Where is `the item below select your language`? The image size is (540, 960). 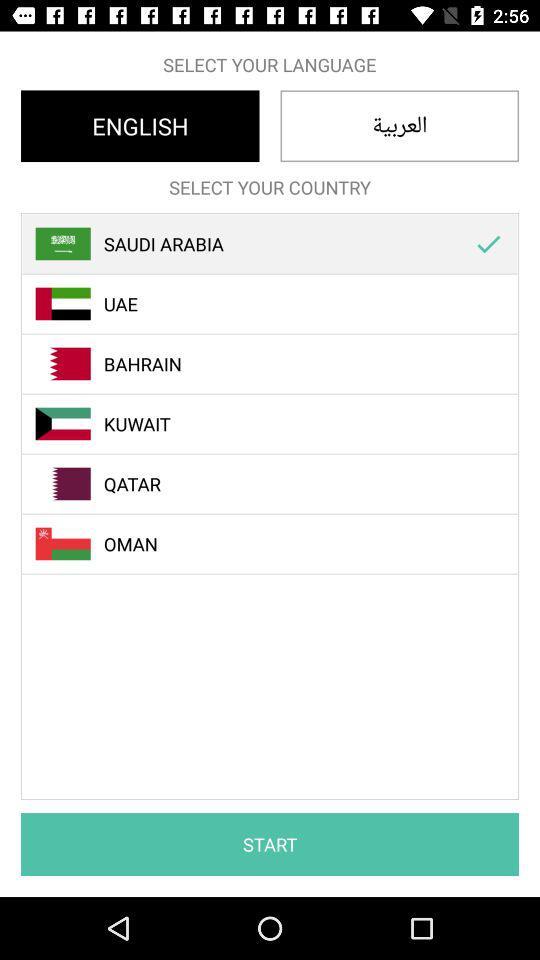 the item below select your language is located at coordinates (399, 125).